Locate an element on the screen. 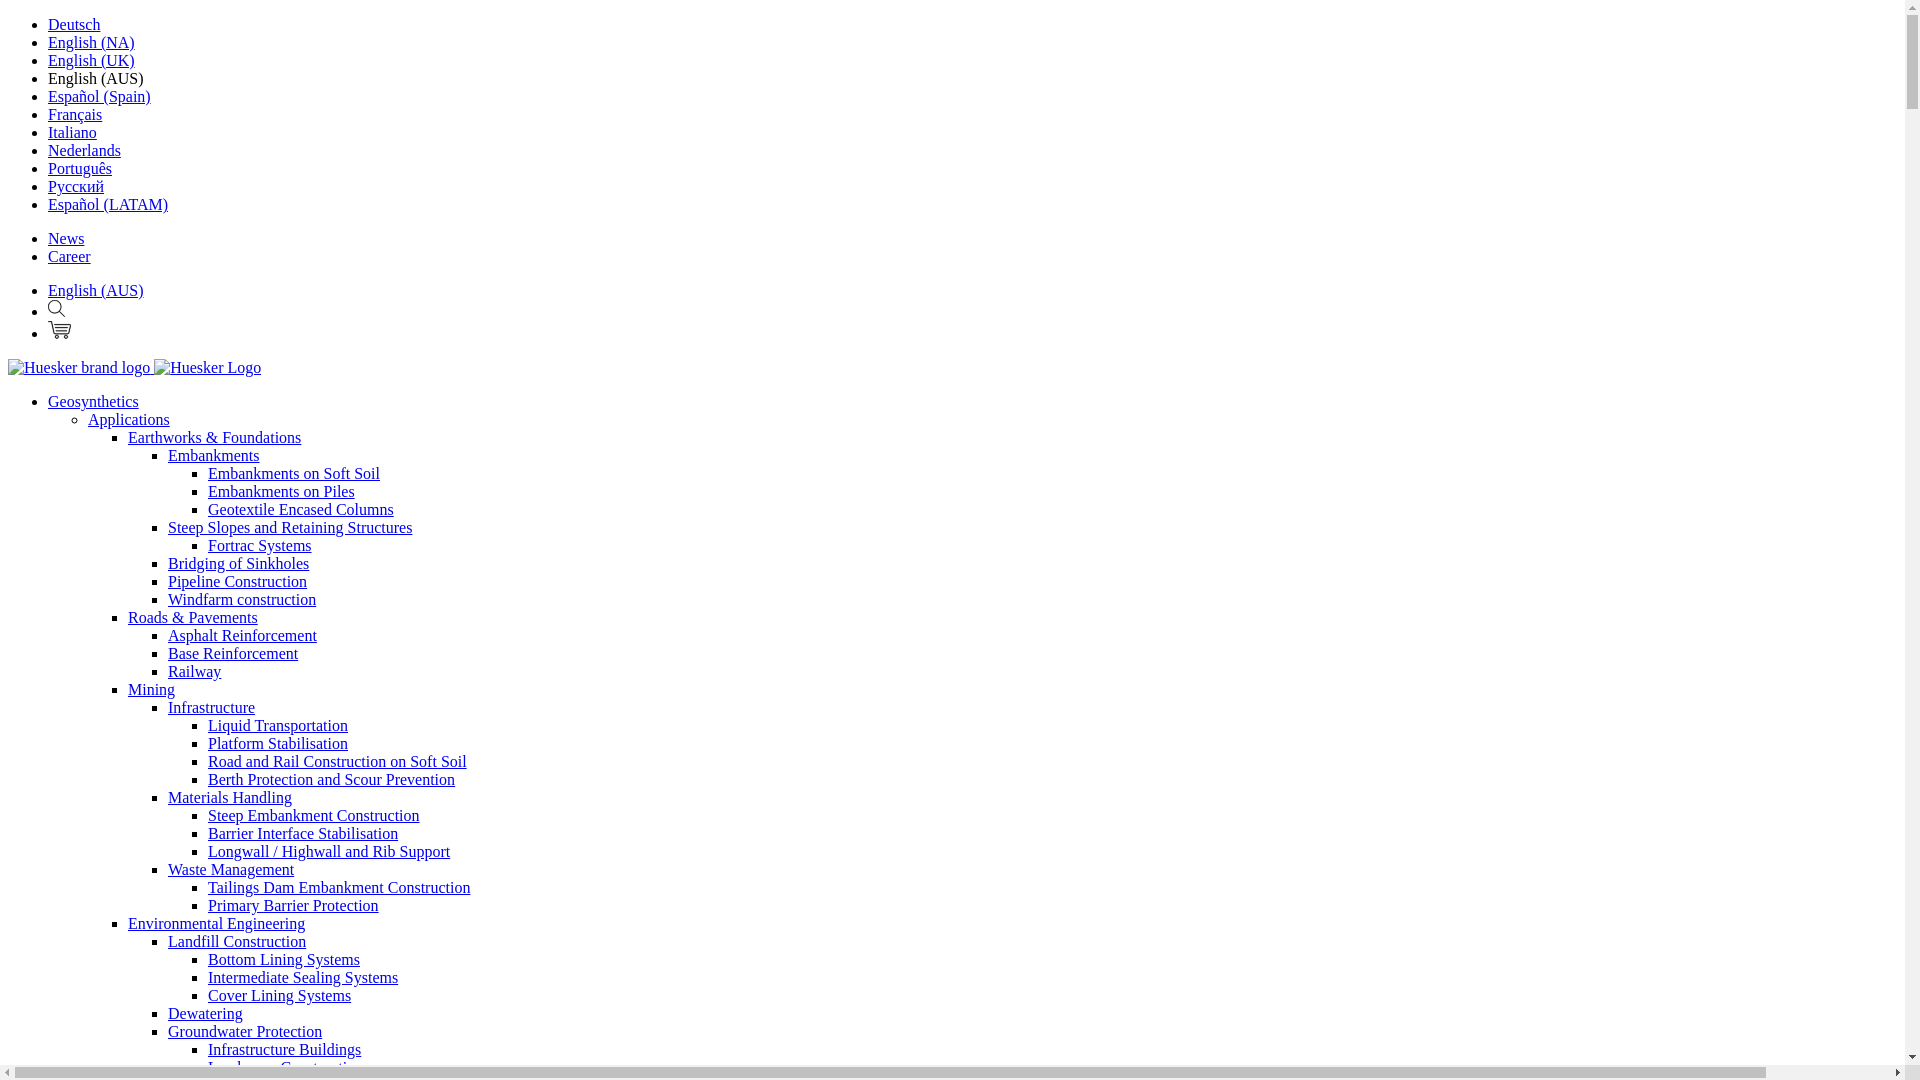  'Windfarm construction' is located at coordinates (240, 598).